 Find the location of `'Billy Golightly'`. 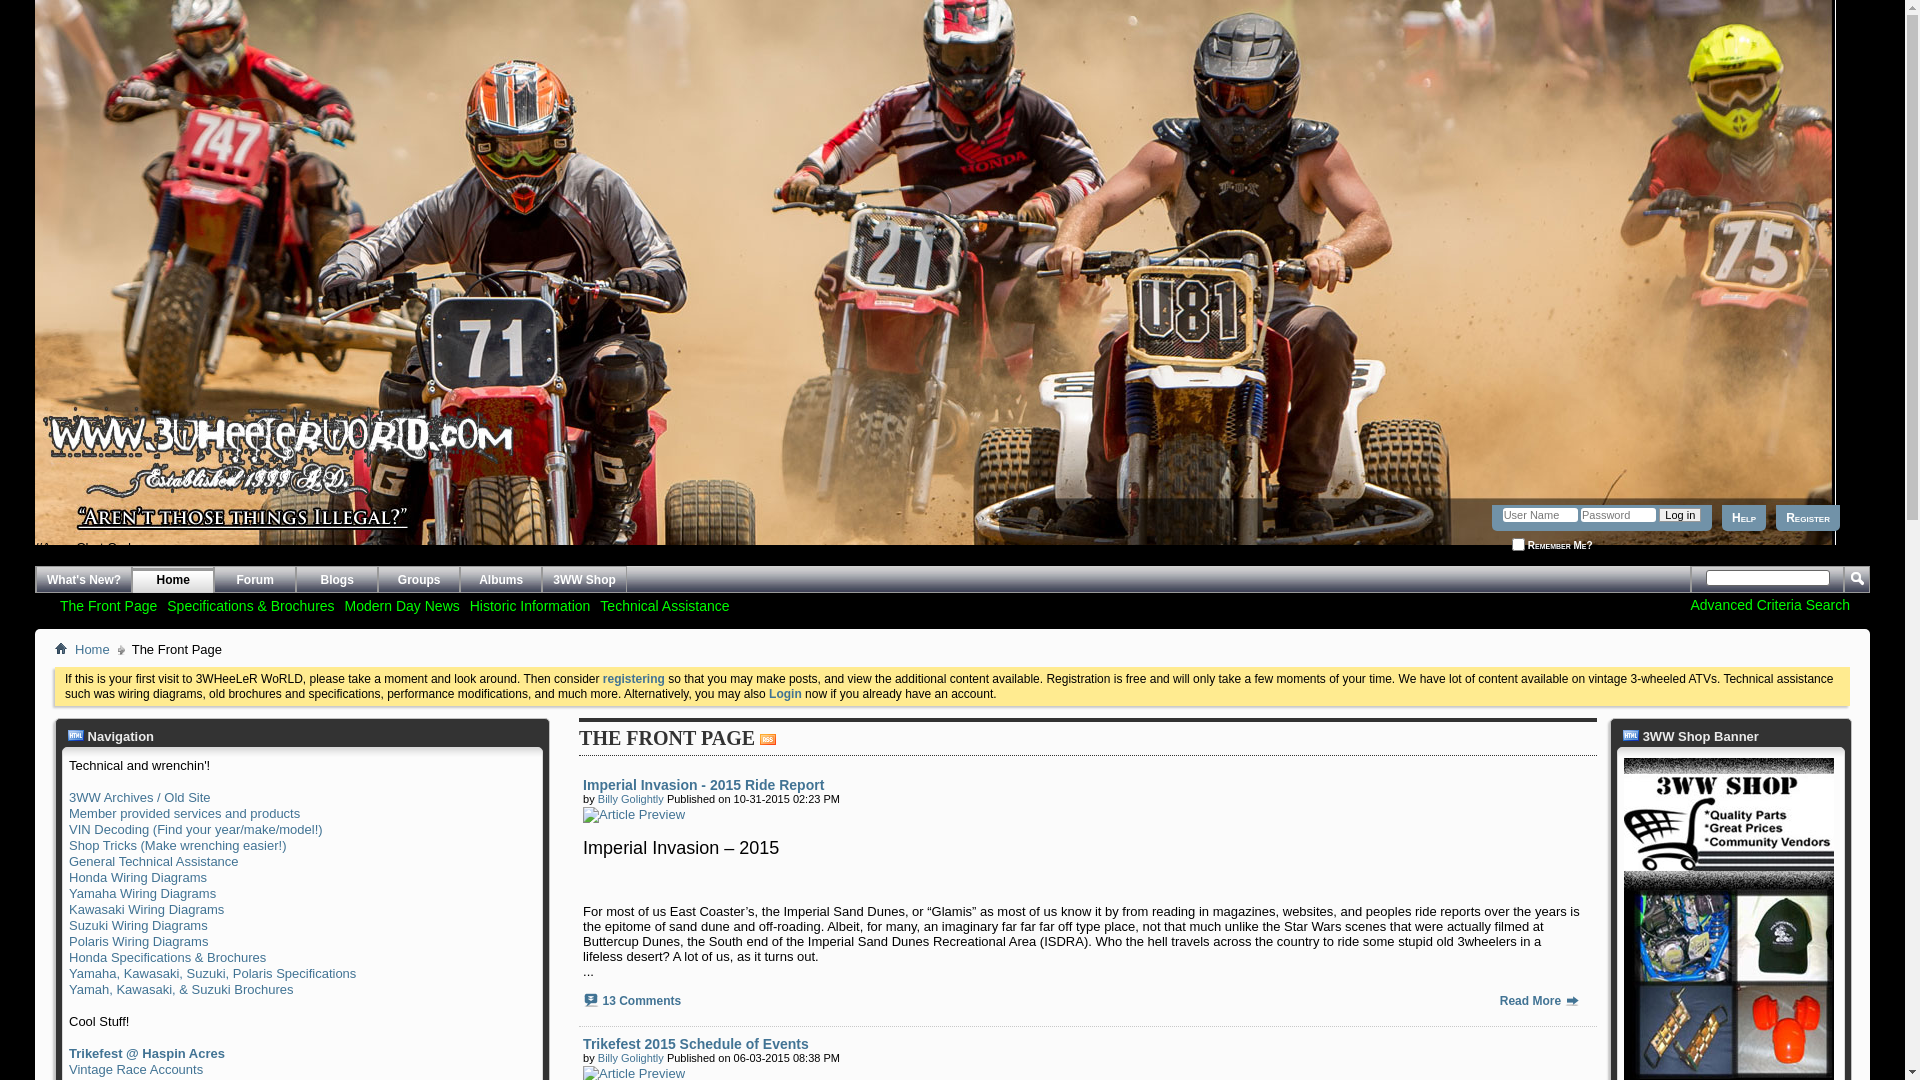

'Billy Golightly' is located at coordinates (629, 797).